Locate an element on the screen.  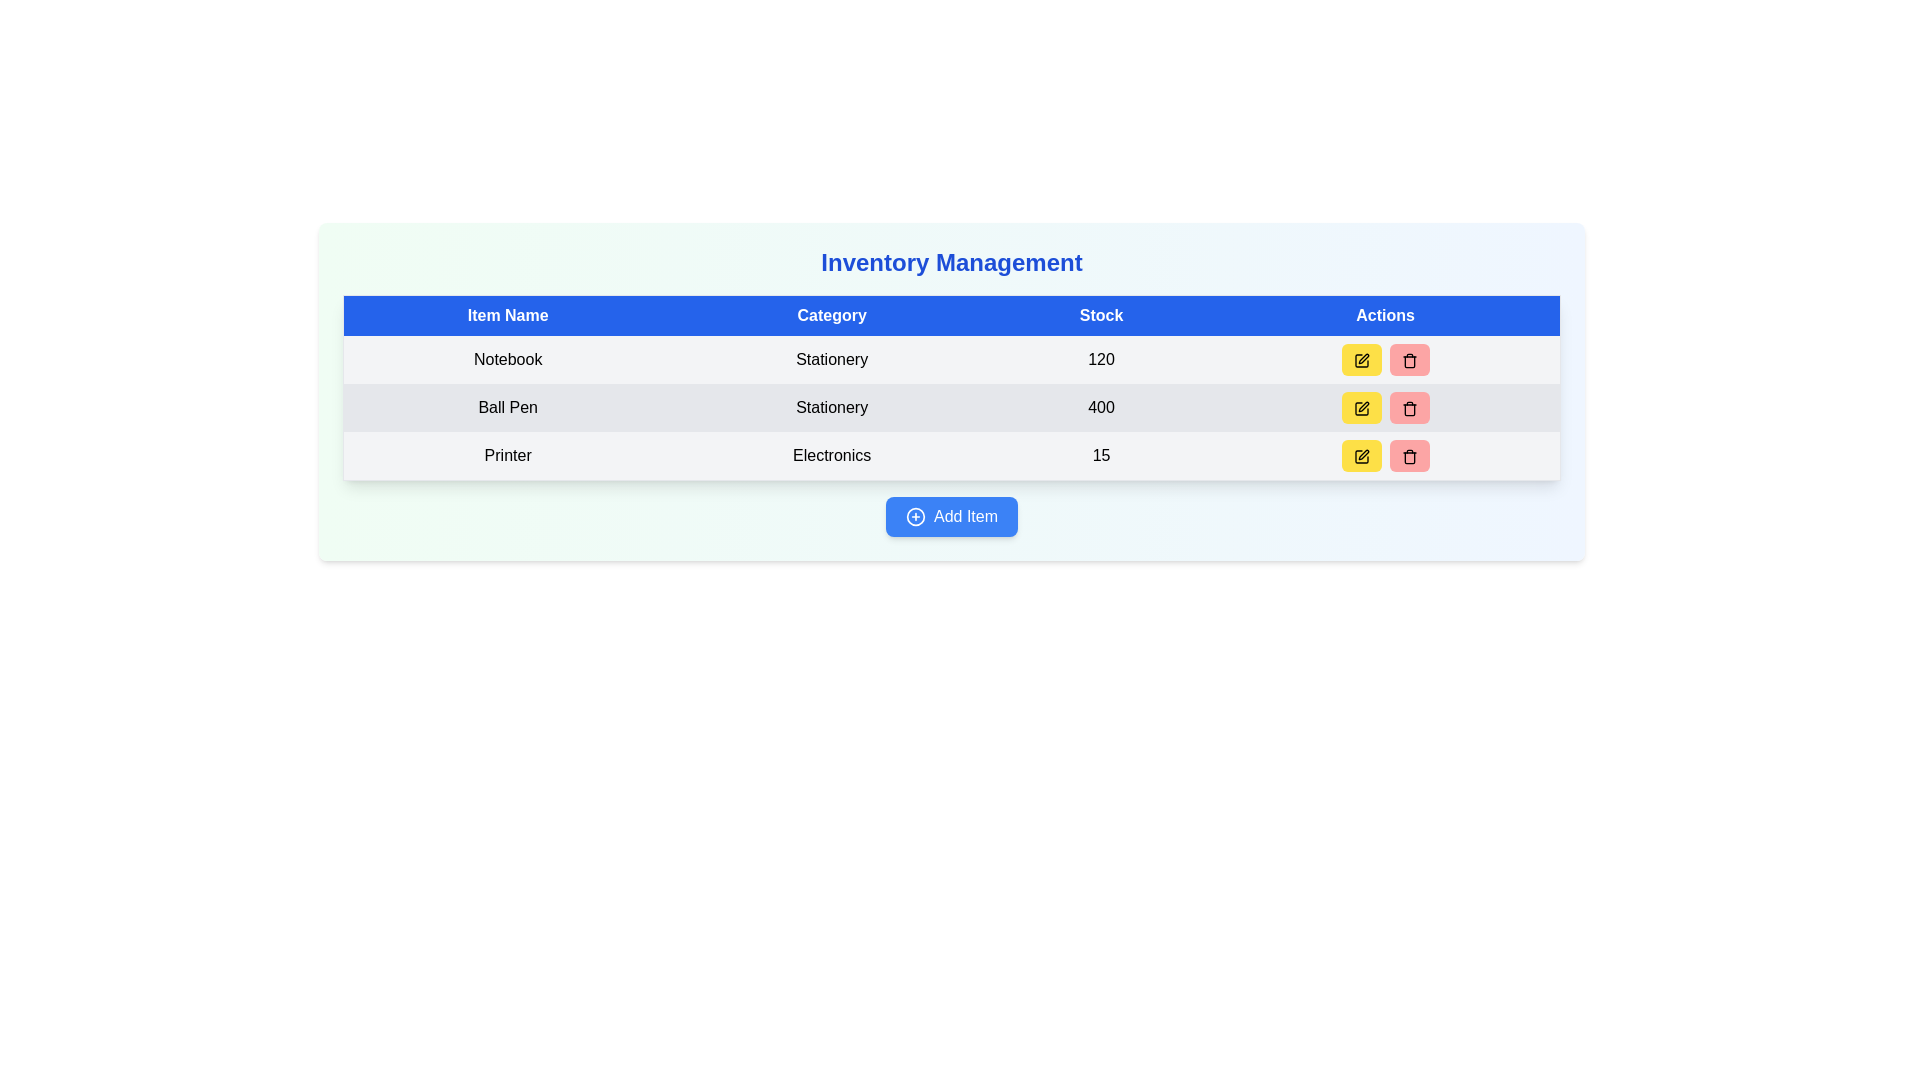
the second button in the action column of the table is located at coordinates (1408, 407).